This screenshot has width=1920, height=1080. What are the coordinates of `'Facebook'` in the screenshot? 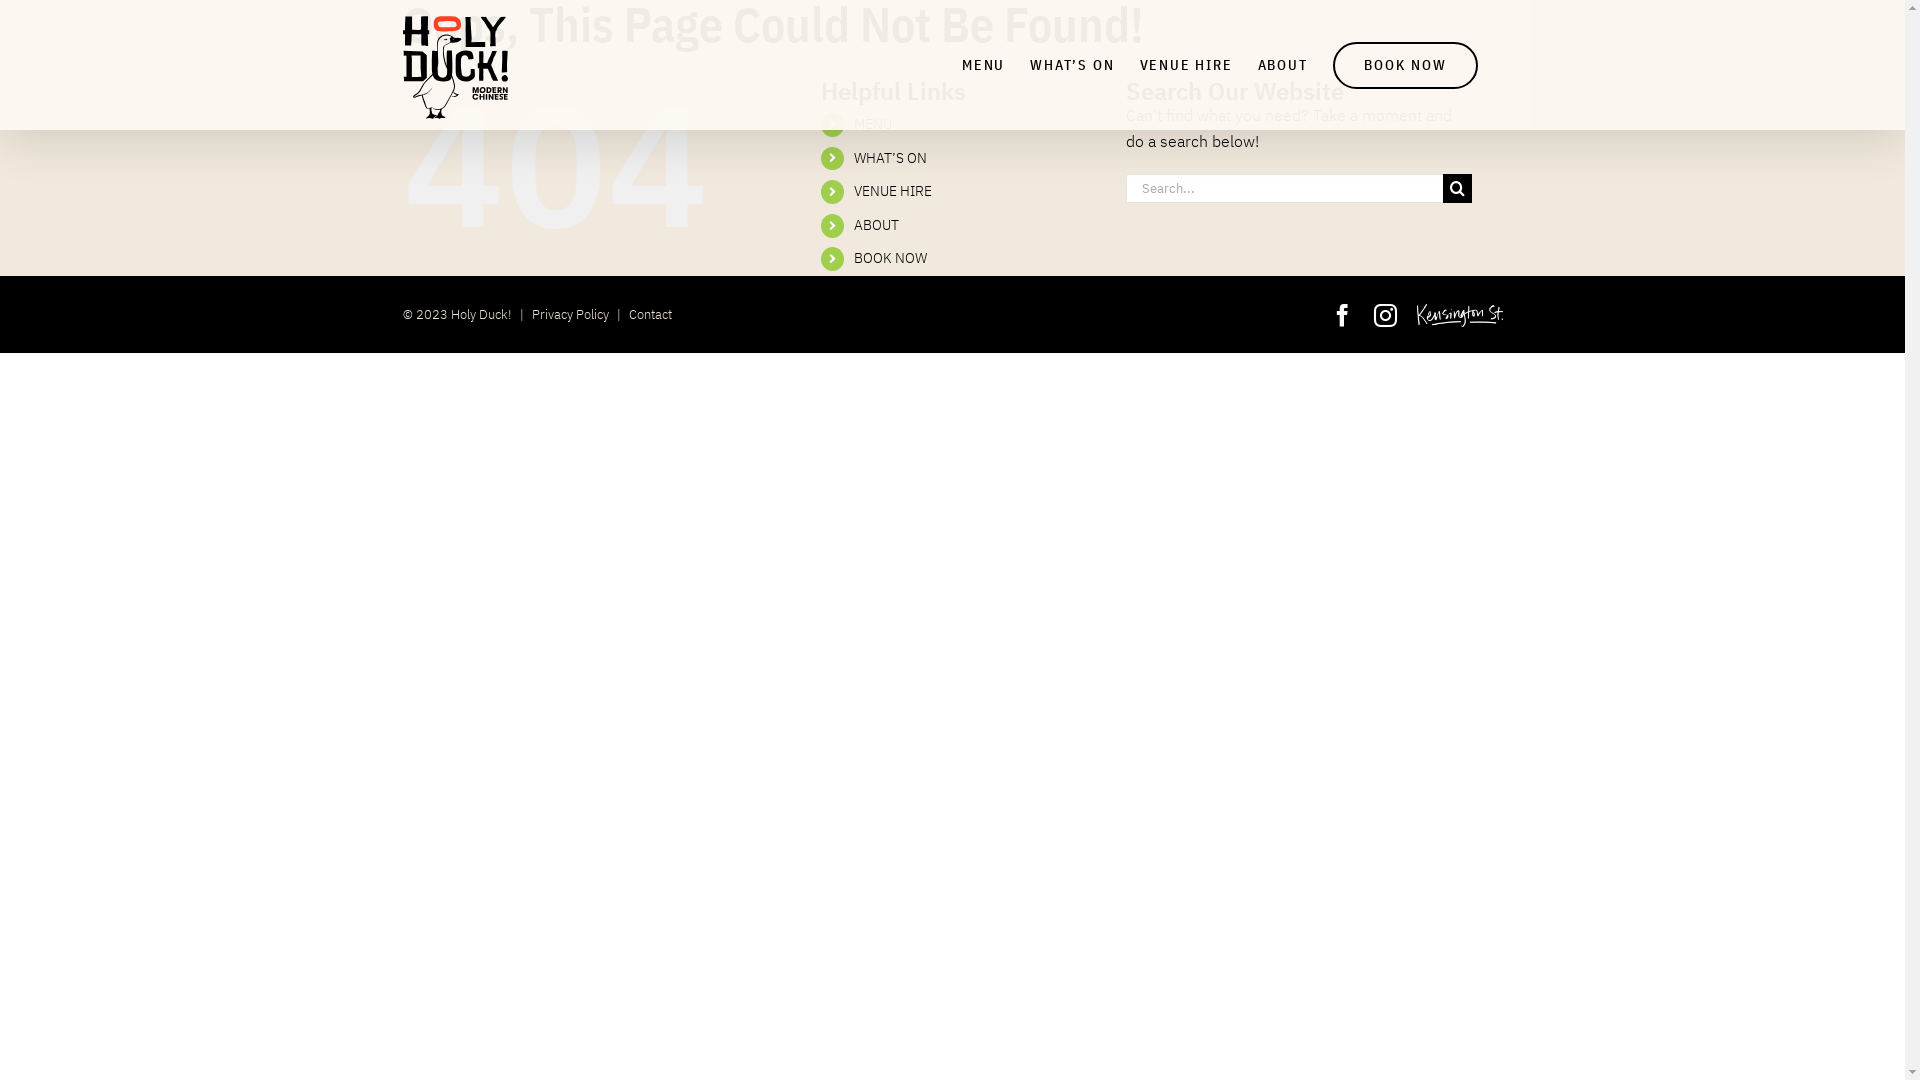 It's located at (1342, 315).